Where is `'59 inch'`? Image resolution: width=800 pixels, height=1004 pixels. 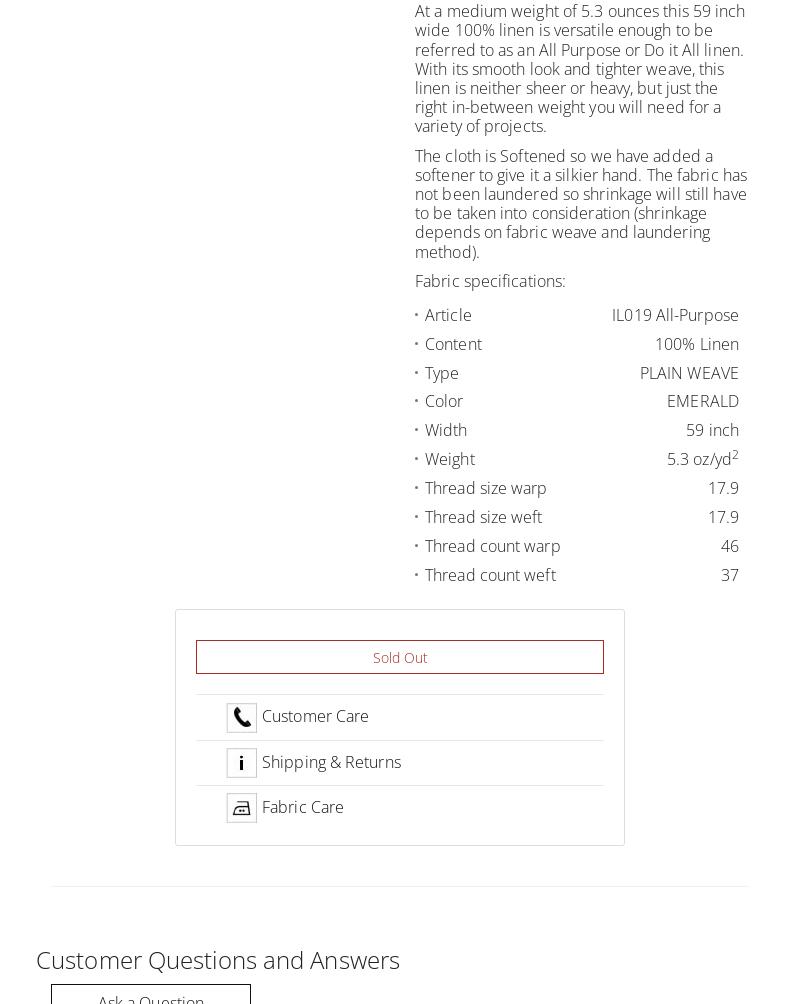 '59 inch' is located at coordinates (686, 429).